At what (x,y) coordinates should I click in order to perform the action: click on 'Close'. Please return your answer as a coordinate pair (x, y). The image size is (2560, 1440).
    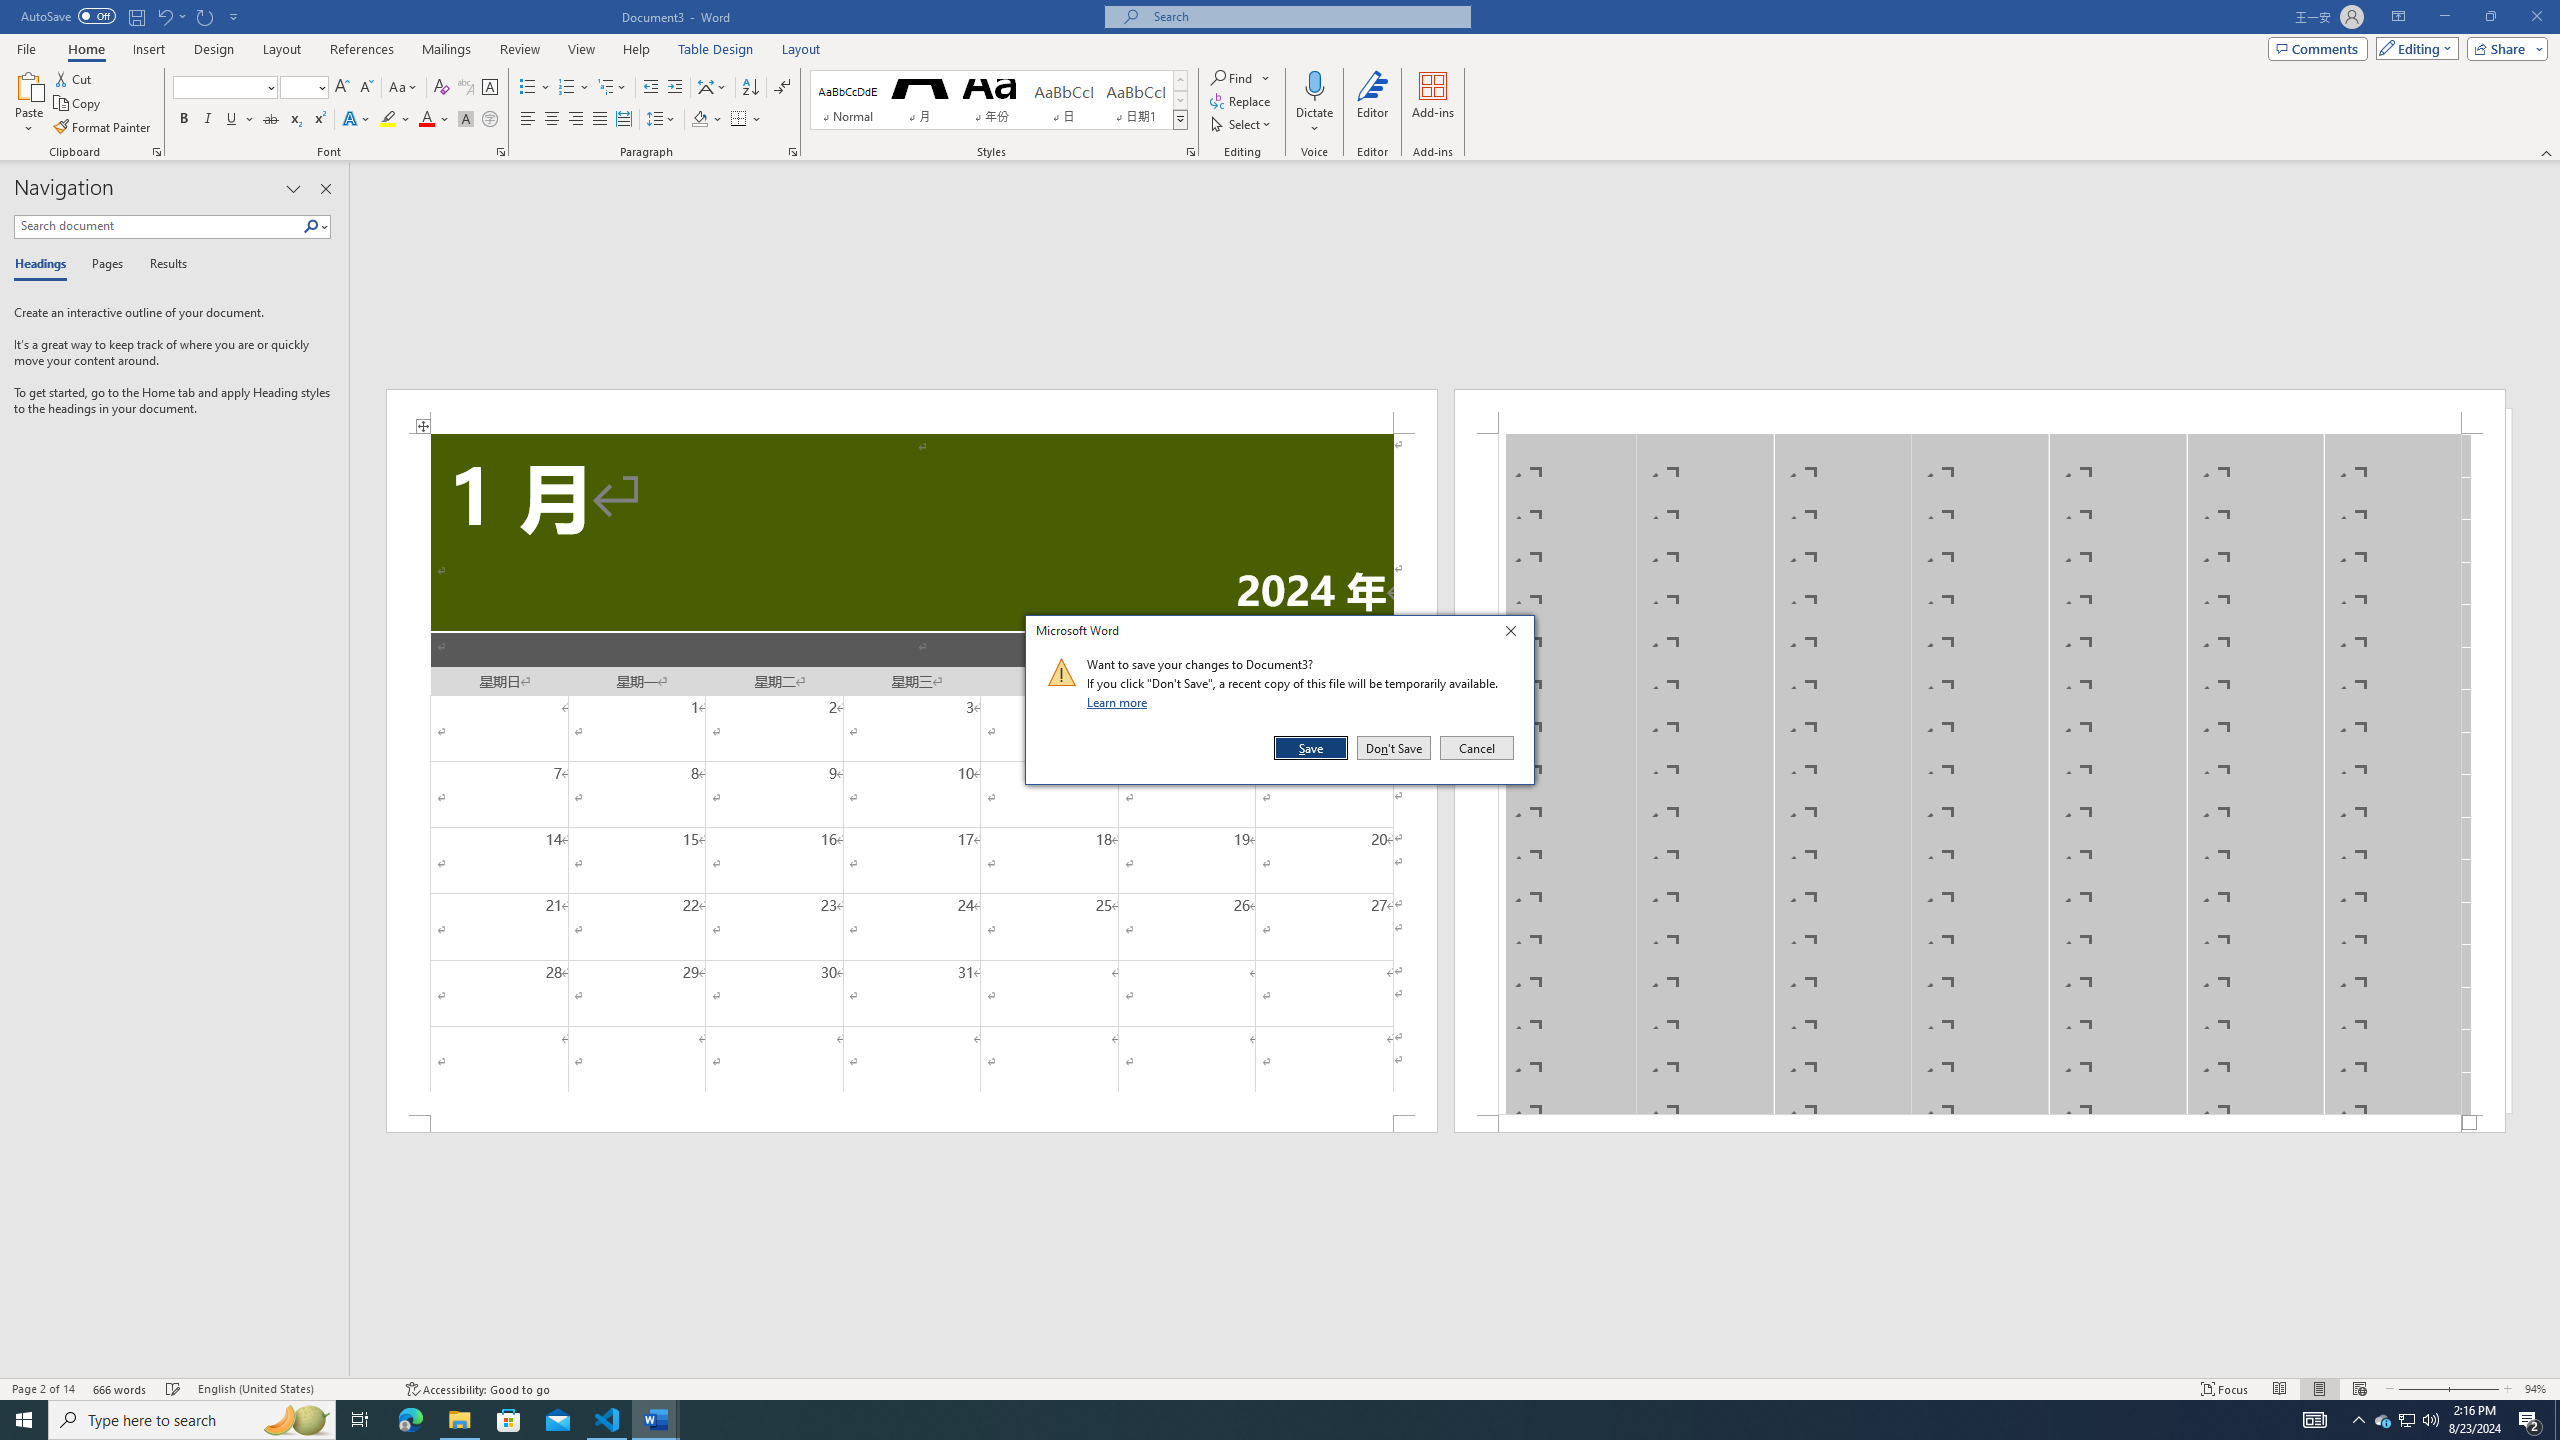
    Looking at the image, I should click on (1516, 633).